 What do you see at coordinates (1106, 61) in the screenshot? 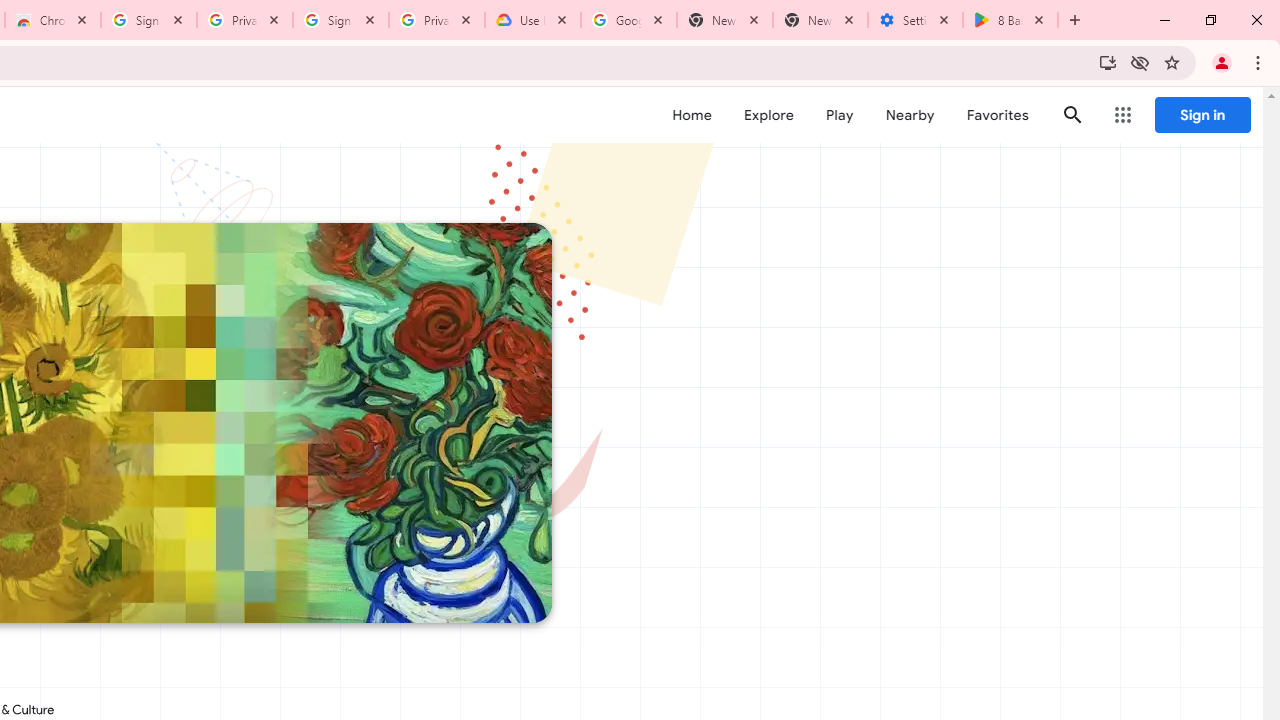
I see `'Install Google Arts & Culture'` at bounding box center [1106, 61].